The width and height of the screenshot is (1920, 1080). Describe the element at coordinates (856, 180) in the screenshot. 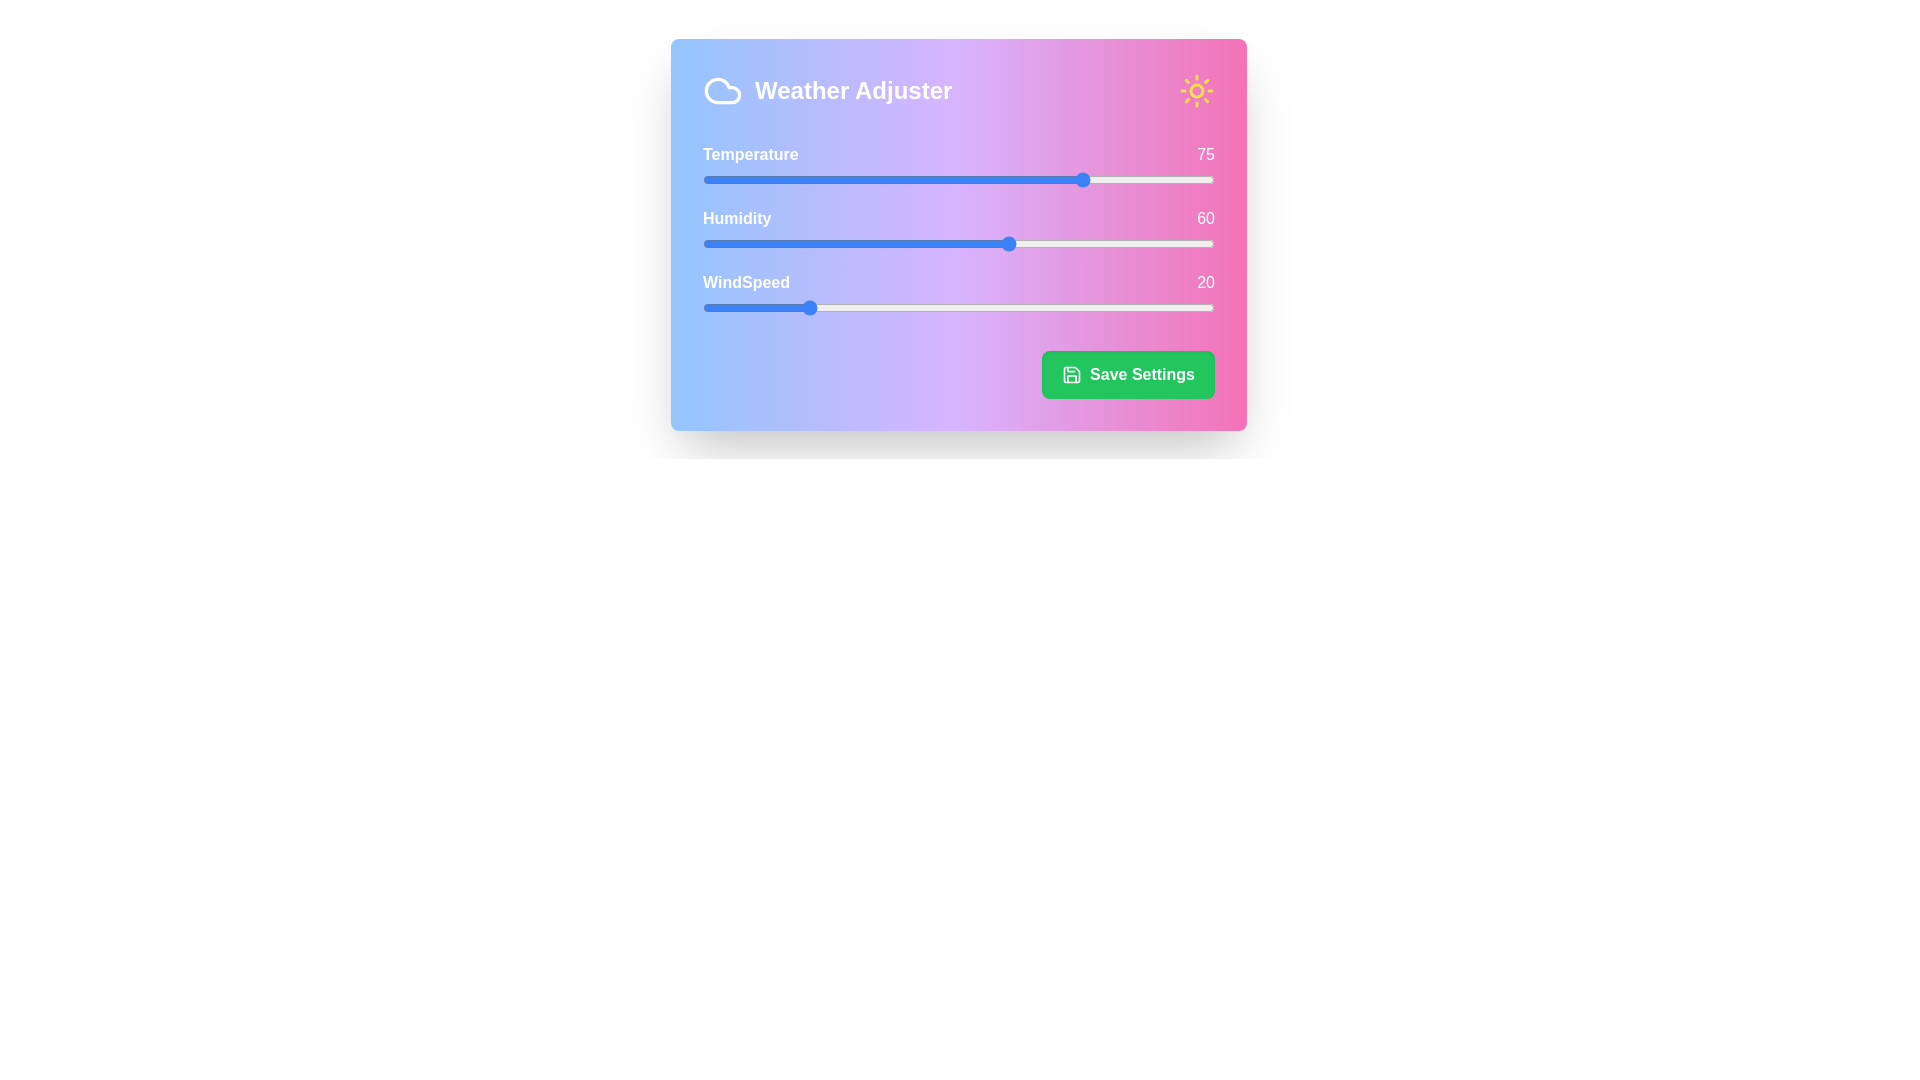

I see `the temperature slider` at that location.